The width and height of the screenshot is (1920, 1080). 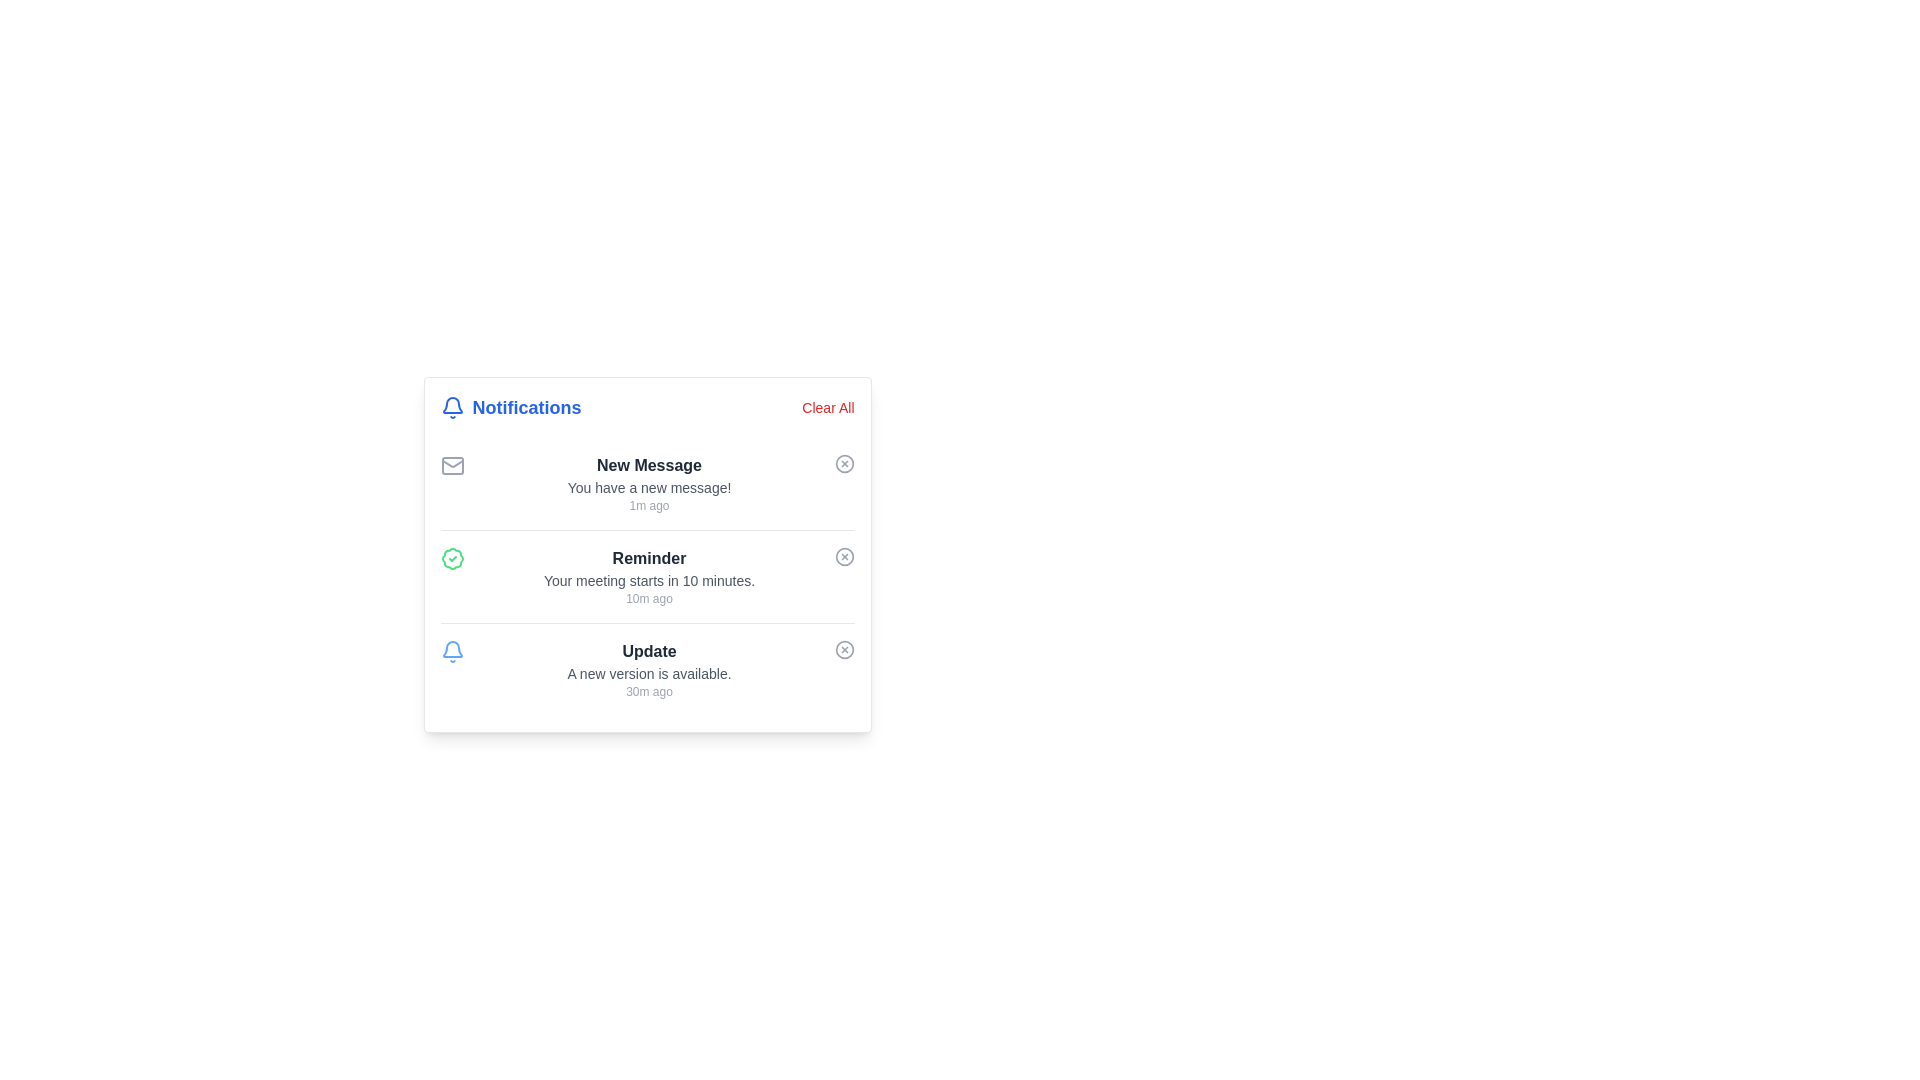 I want to click on the notification label element located at the top-left region of the notifications panel, which serves as a visual indicator for notifications, so click(x=511, y=407).